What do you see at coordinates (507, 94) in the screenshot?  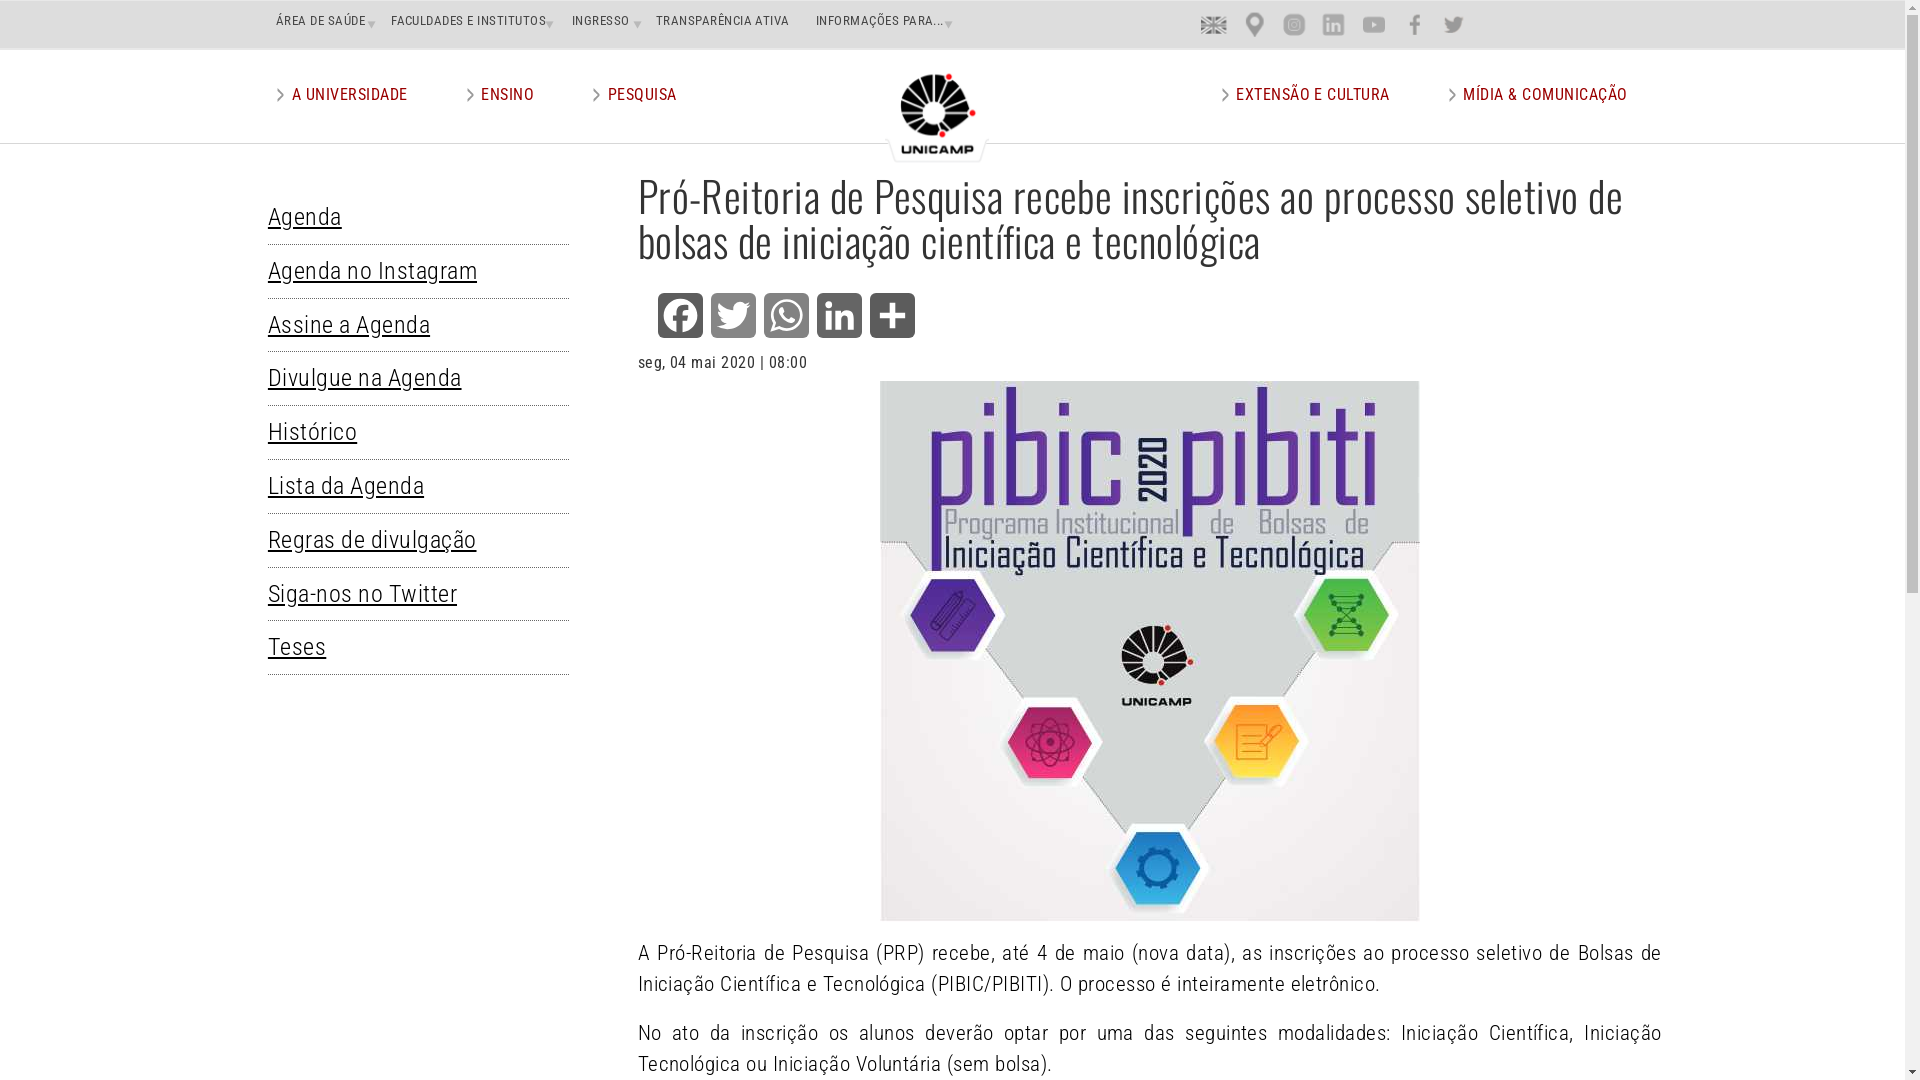 I see `'ENSINO'` at bounding box center [507, 94].